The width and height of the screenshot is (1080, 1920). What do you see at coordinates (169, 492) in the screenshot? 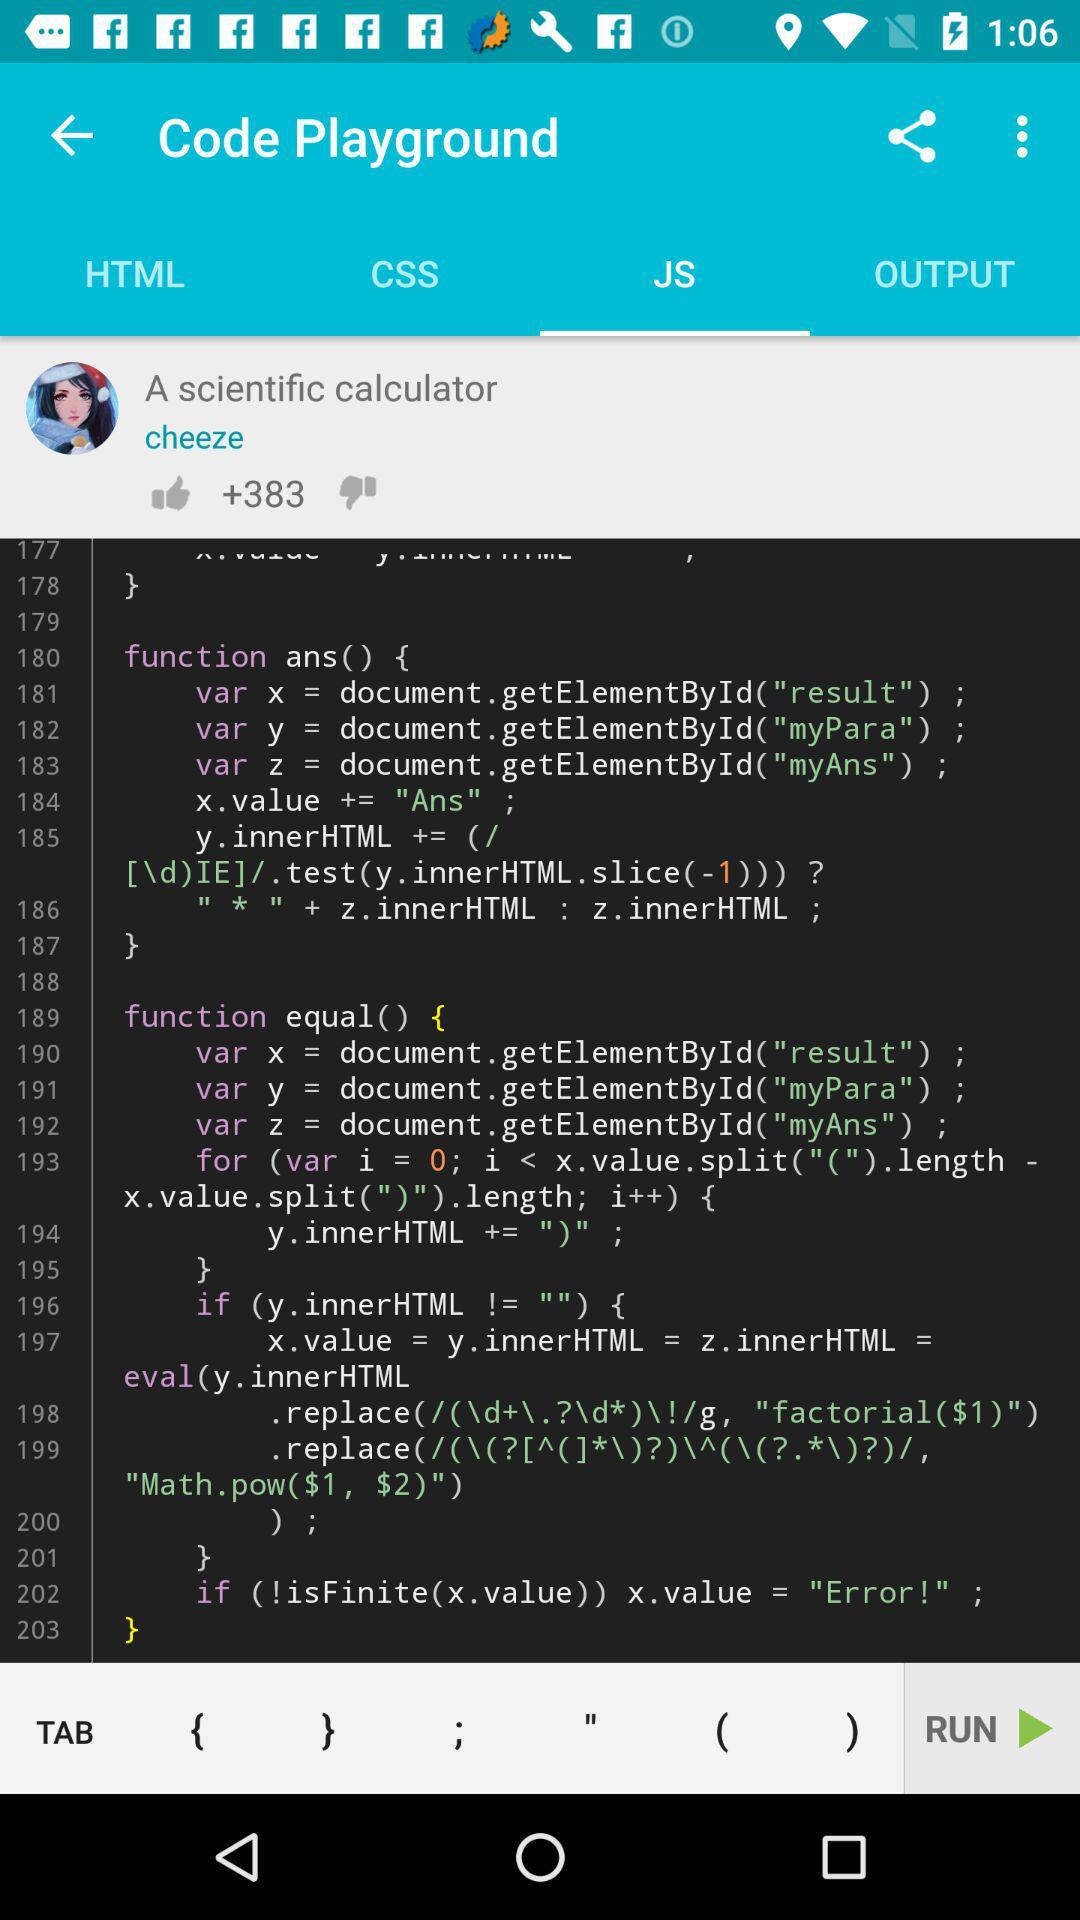
I see `like the coment` at bounding box center [169, 492].